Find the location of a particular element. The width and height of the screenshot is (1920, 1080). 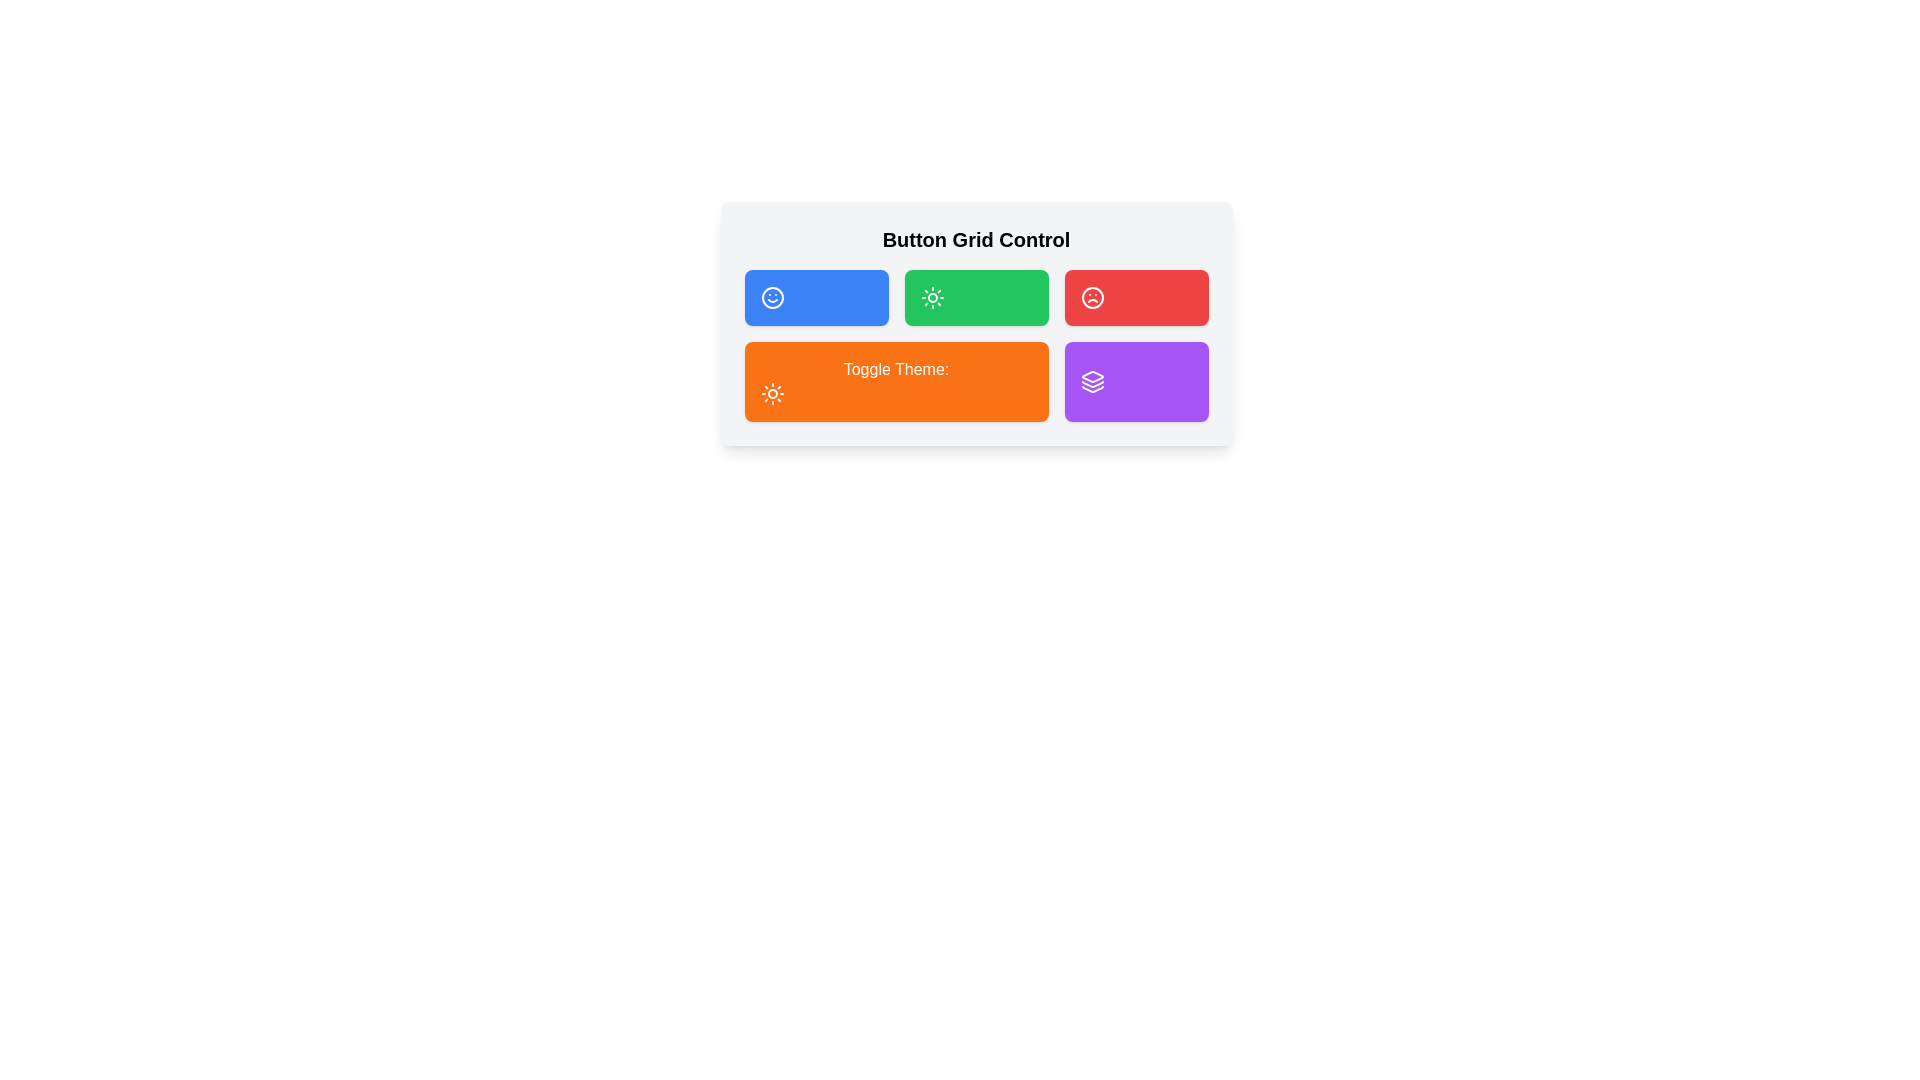

the theme toggle button is located at coordinates (895, 381).